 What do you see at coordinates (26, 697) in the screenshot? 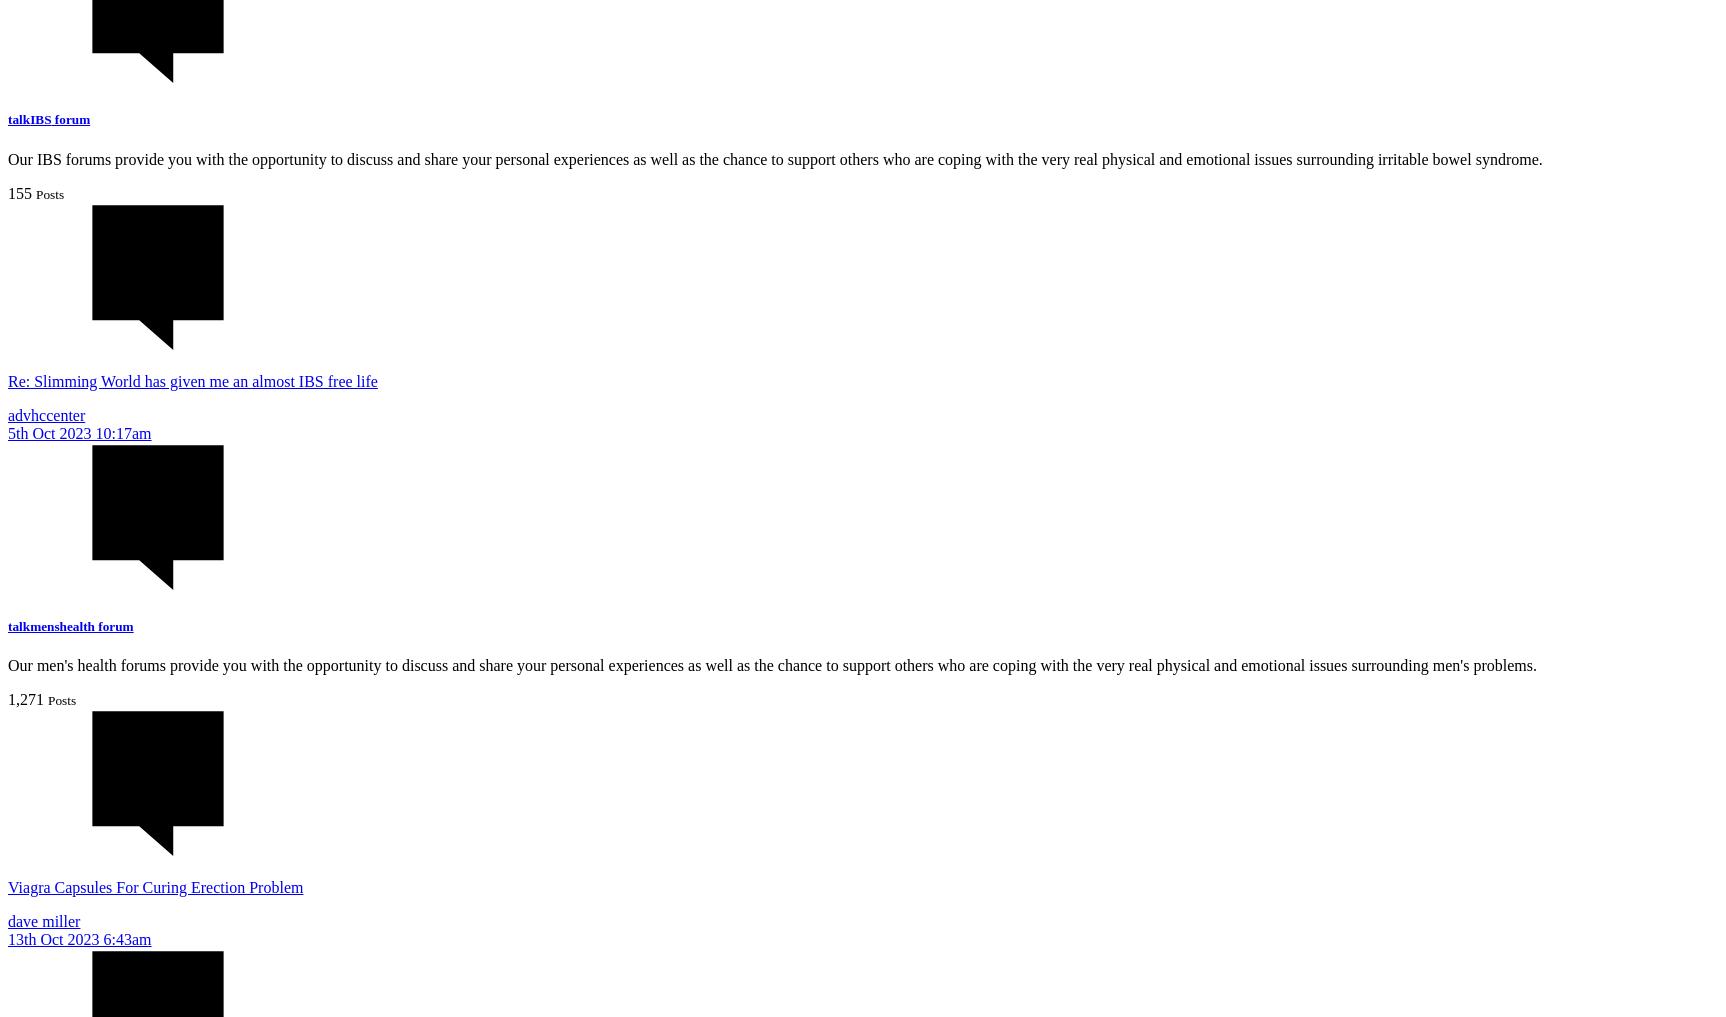
I see `'1,271'` at bounding box center [26, 697].